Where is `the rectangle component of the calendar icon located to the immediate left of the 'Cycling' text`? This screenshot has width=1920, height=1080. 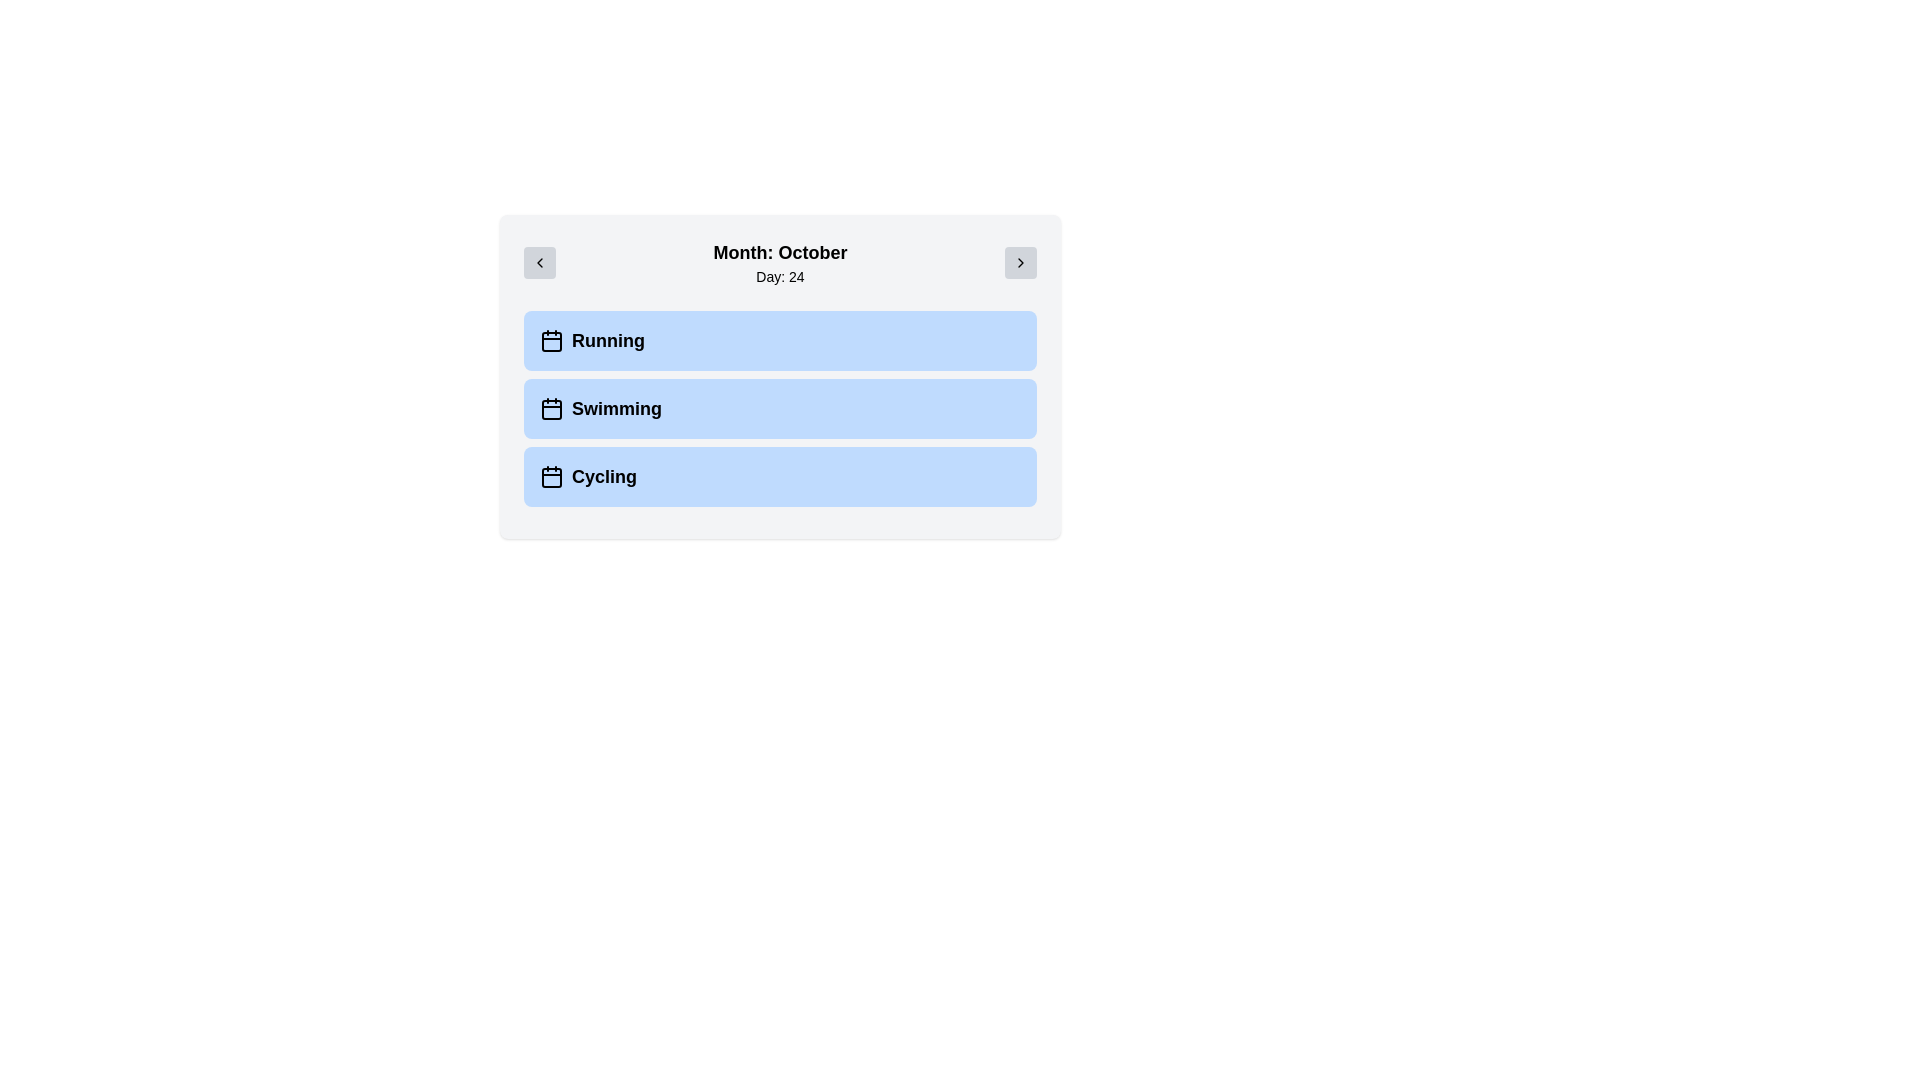
the rectangle component of the calendar icon located to the immediate left of the 'Cycling' text is located at coordinates (552, 478).